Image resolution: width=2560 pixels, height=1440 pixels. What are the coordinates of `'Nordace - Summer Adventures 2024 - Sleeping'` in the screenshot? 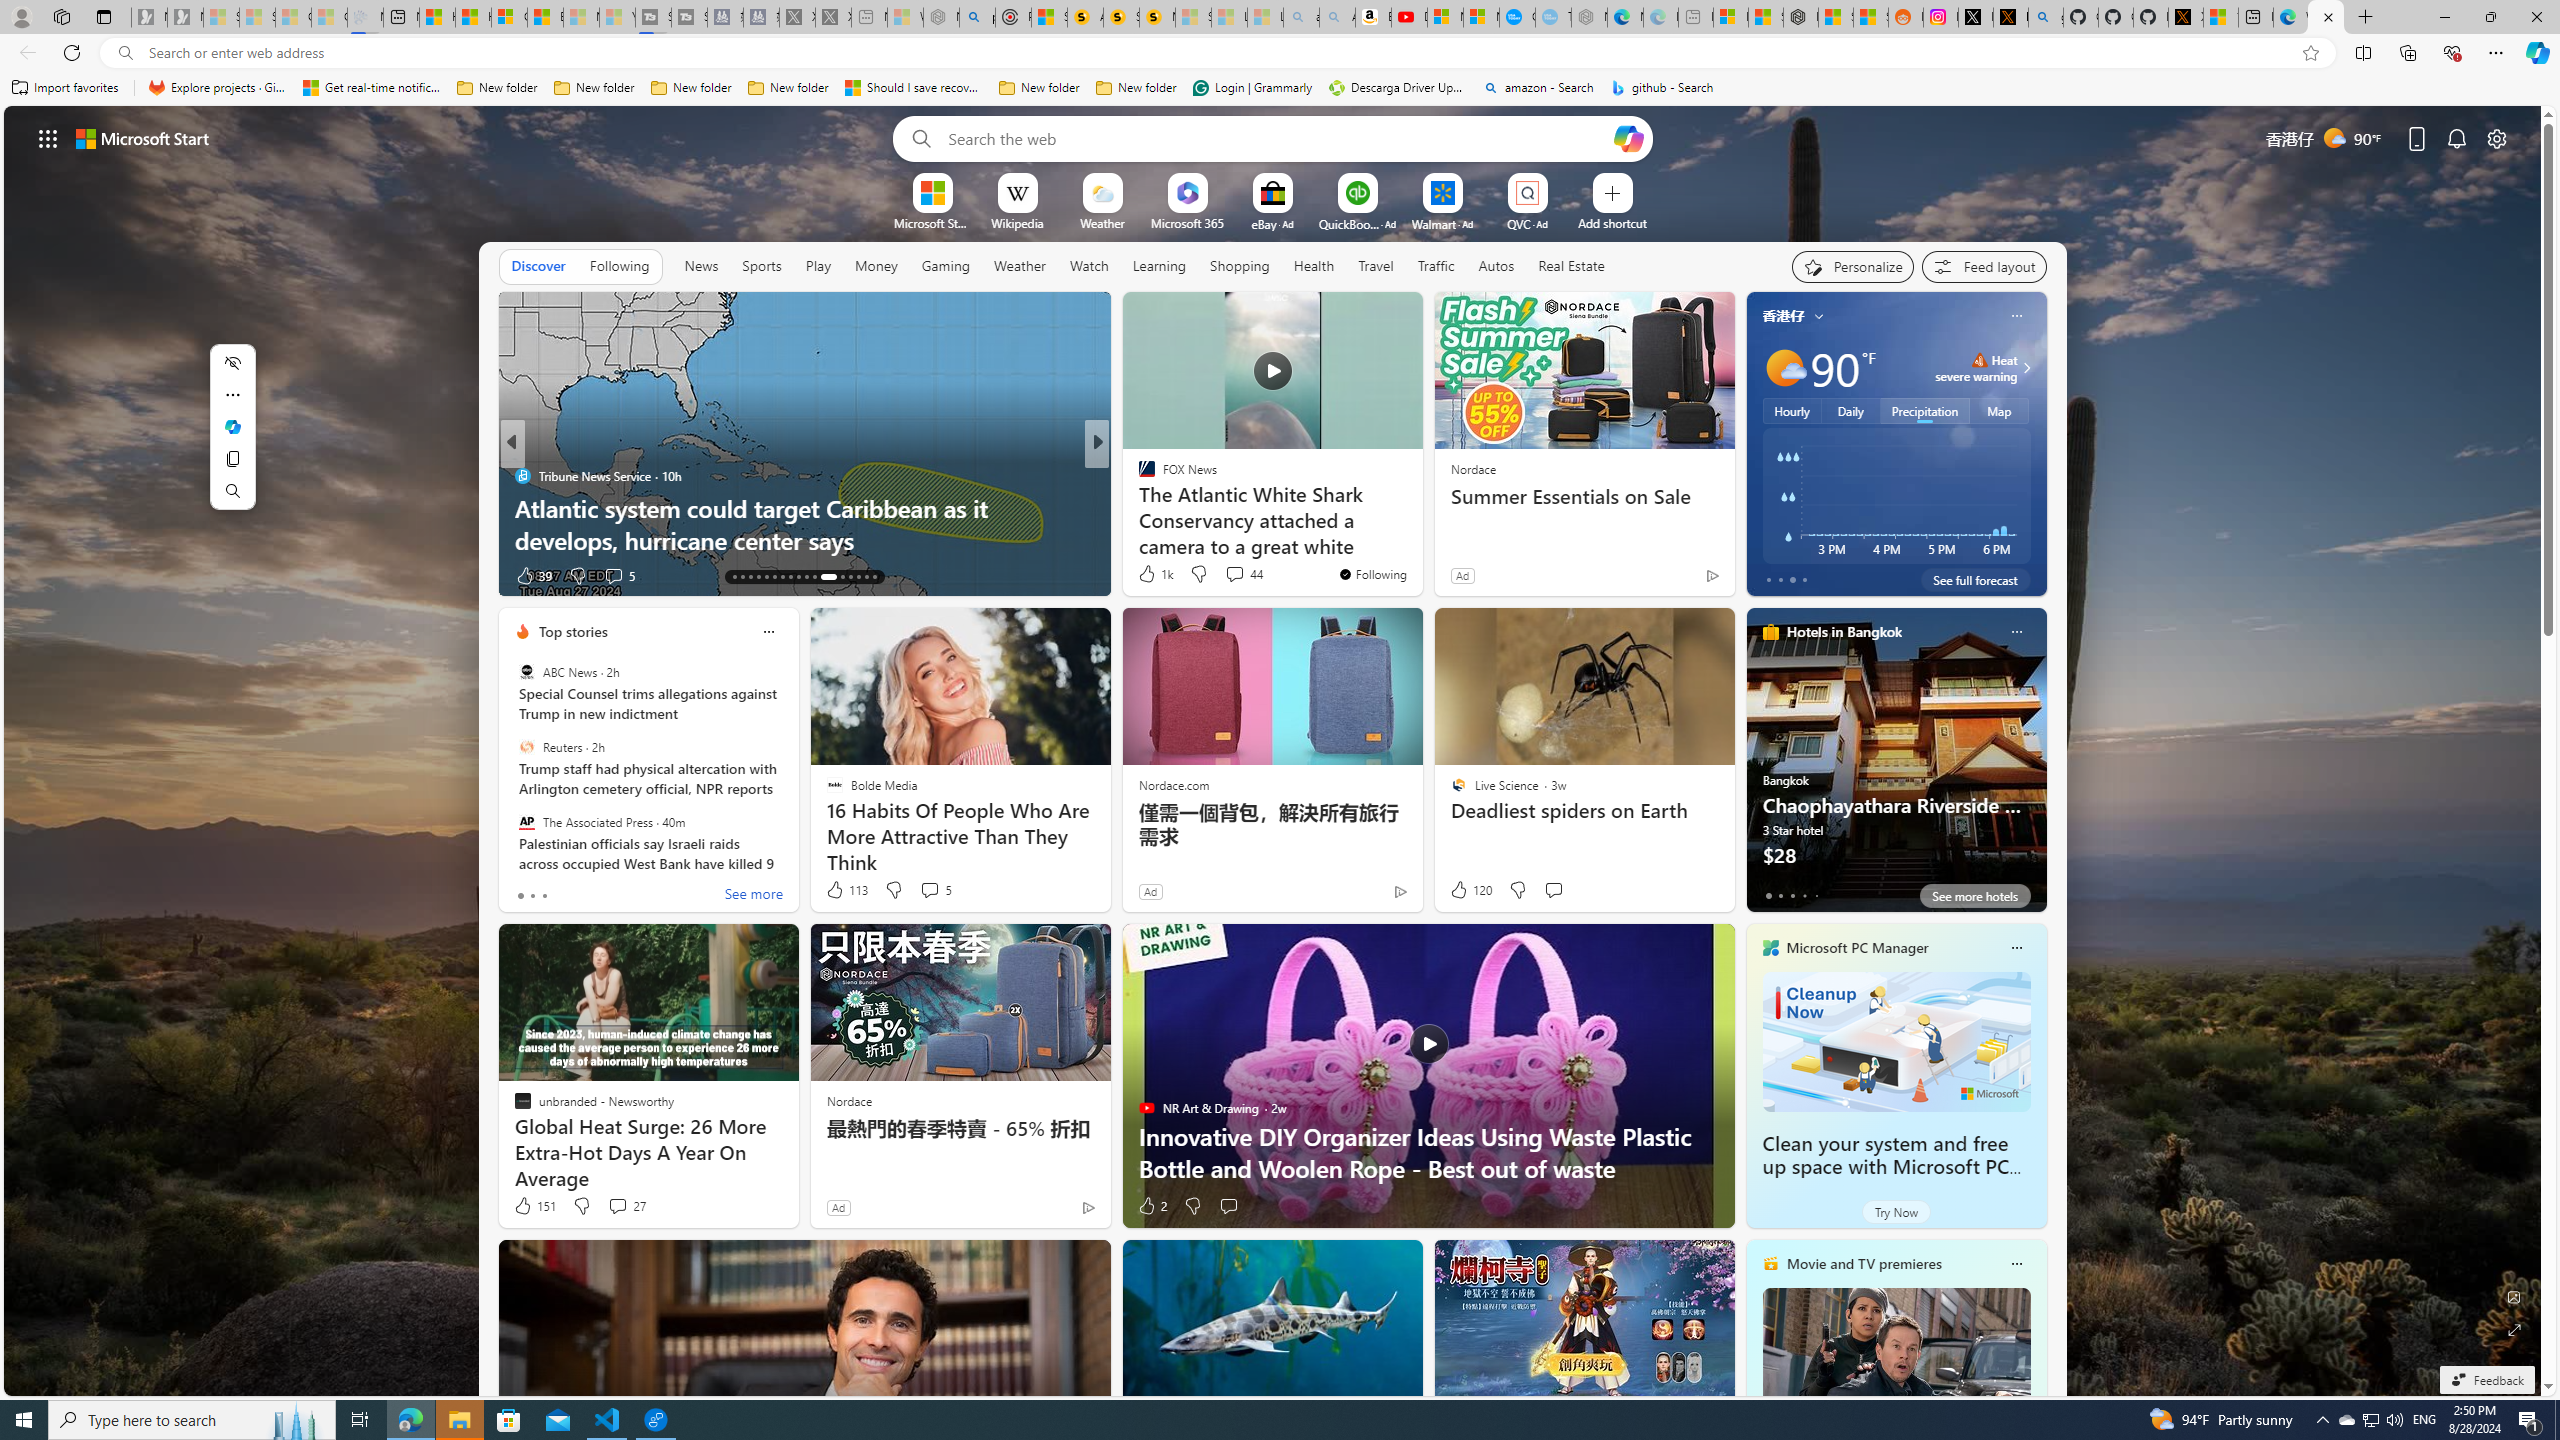 It's located at (939, 16).